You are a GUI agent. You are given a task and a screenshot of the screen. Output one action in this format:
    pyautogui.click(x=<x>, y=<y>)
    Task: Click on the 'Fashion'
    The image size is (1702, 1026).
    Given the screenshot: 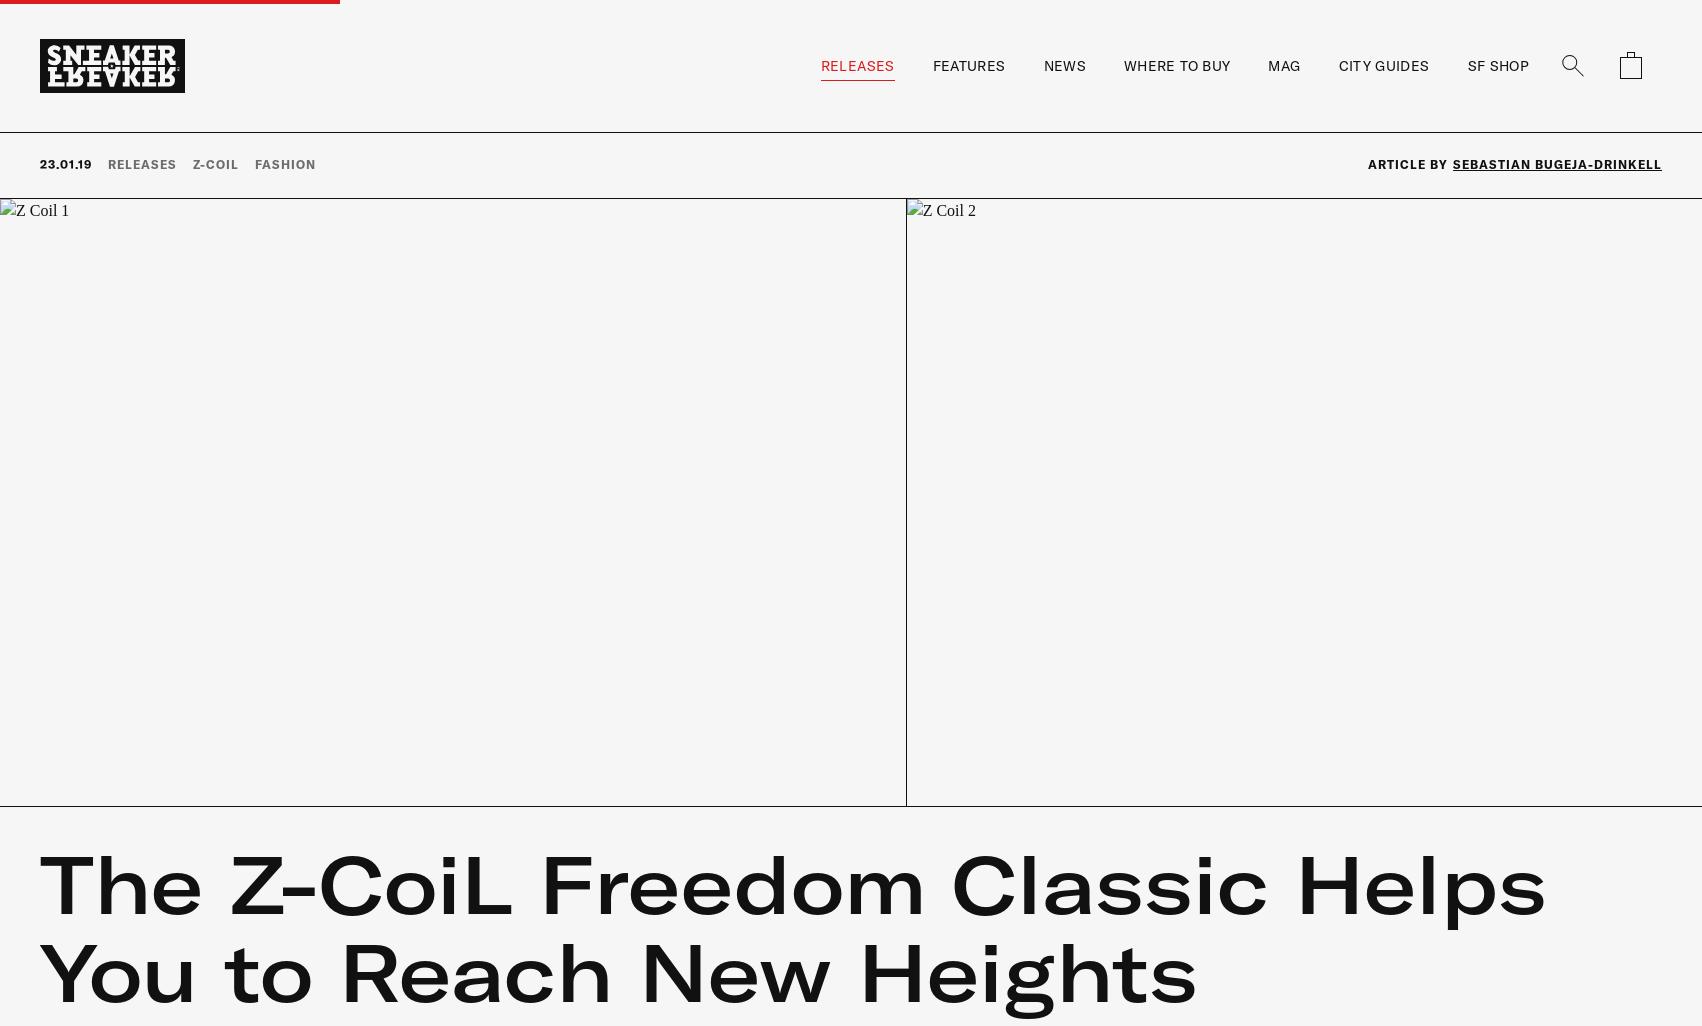 What is the action you would take?
    pyautogui.click(x=284, y=162)
    